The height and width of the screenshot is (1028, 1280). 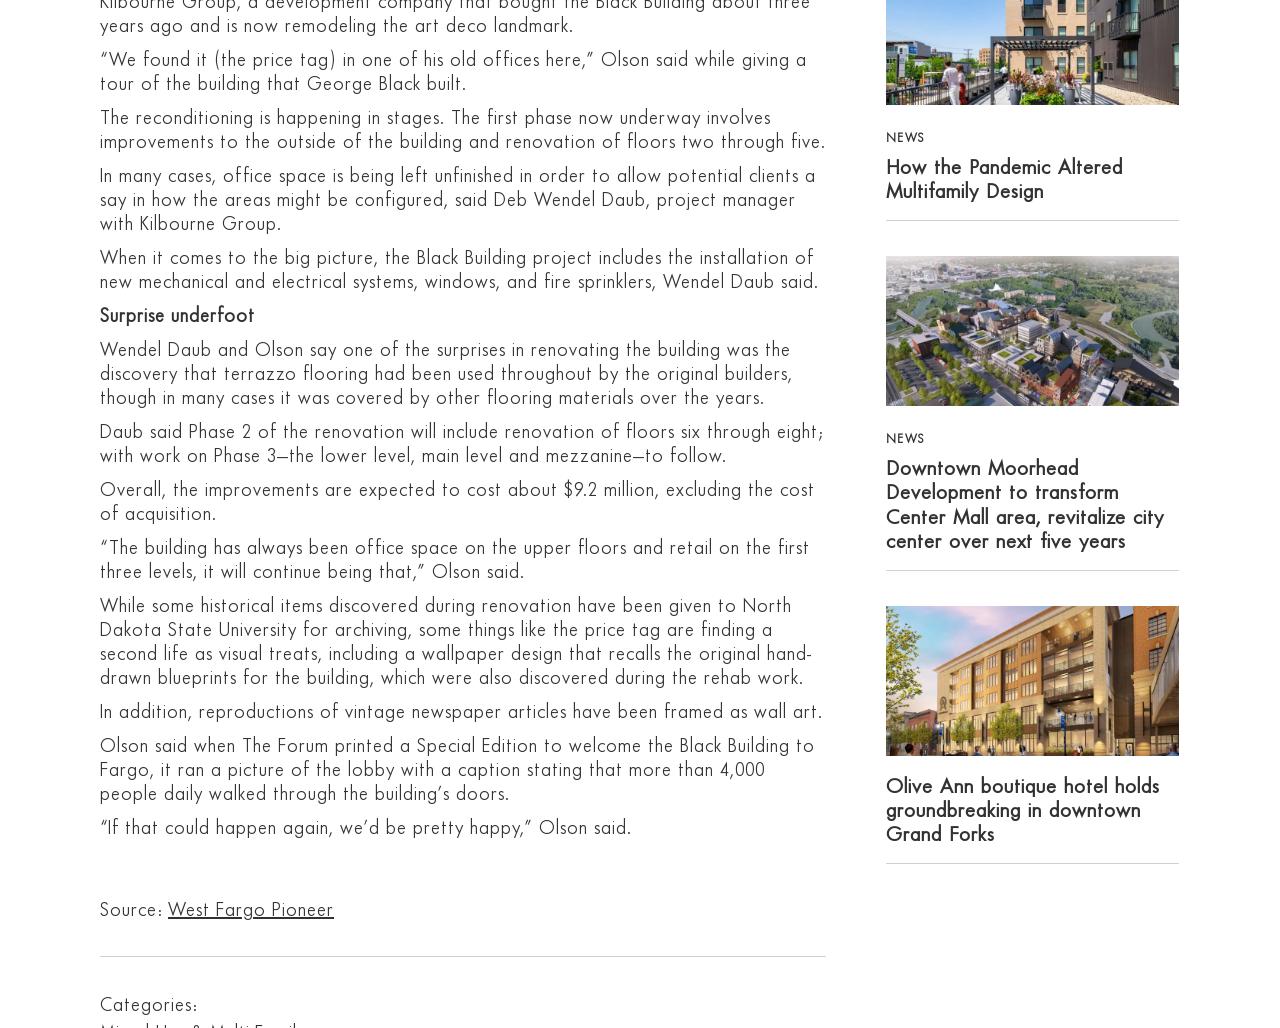 What do you see at coordinates (455, 640) in the screenshot?
I see `'While some historical items discovered during renovation have been given to North Dakota State University for archiving, some things like the price tag are finding a second life as visual treats, including a wallpaper design that recalls the original hand-drawn blueprints for the building, which were also discovered during the rehab work.'` at bounding box center [455, 640].